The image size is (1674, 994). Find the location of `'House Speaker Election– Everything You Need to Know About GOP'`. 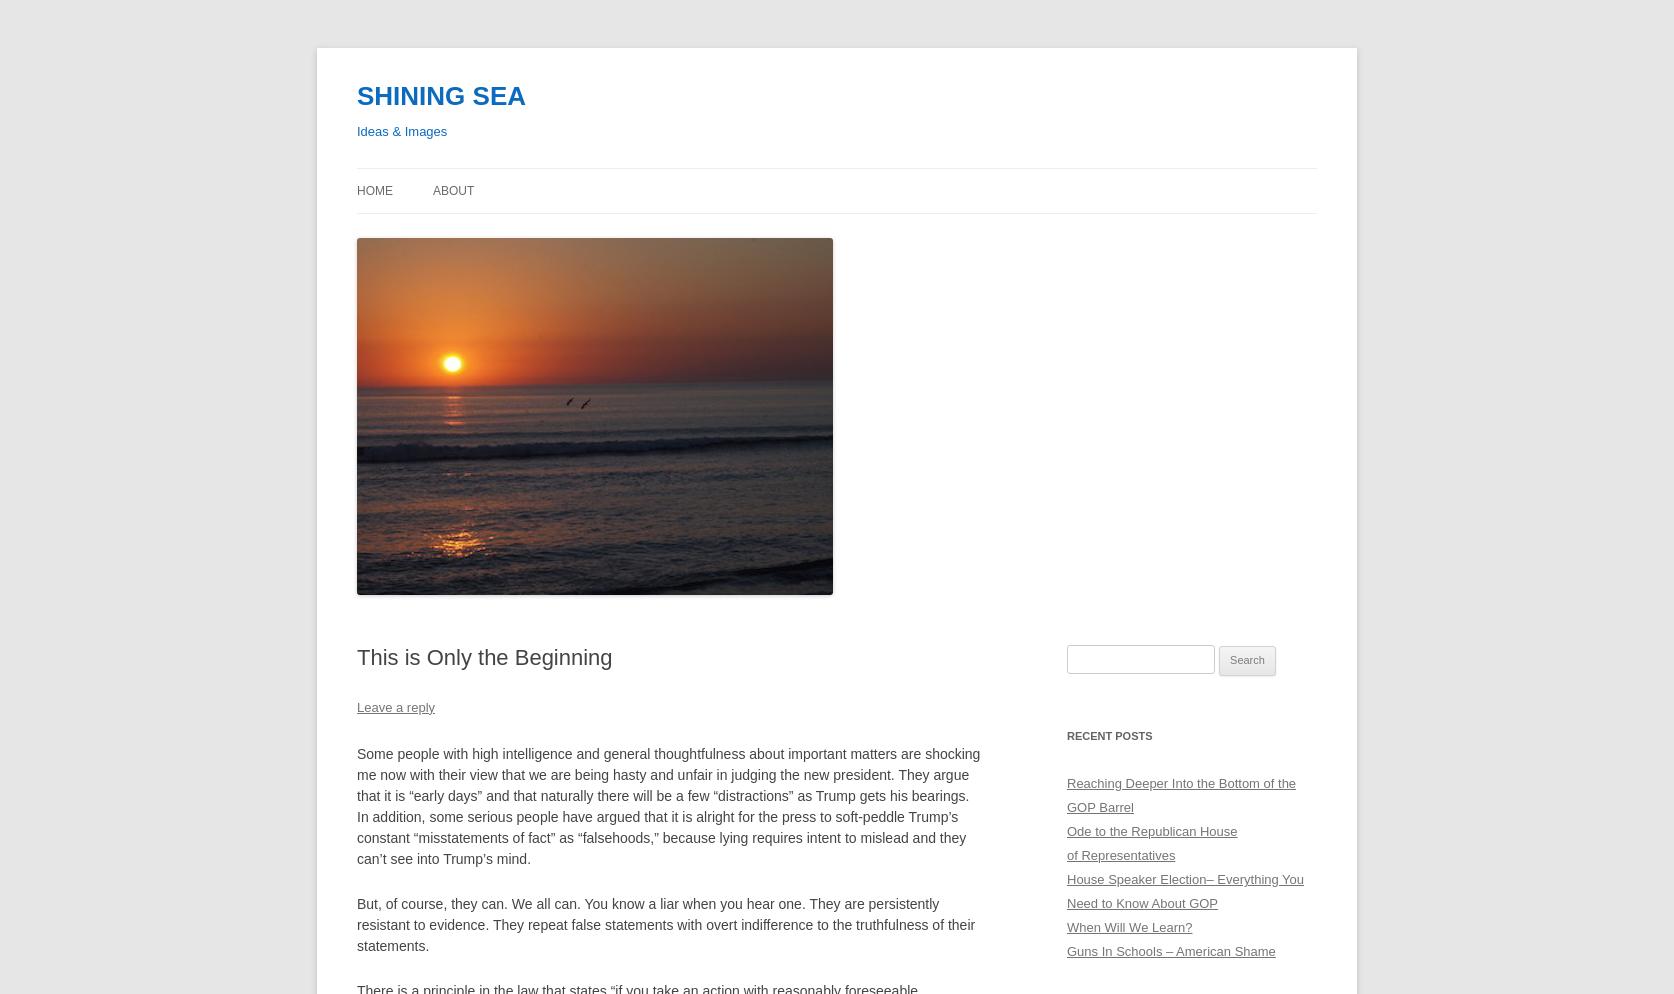

'House Speaker Election– Everything You Need to Know About GOP' is located at coordinates (1066, 890).